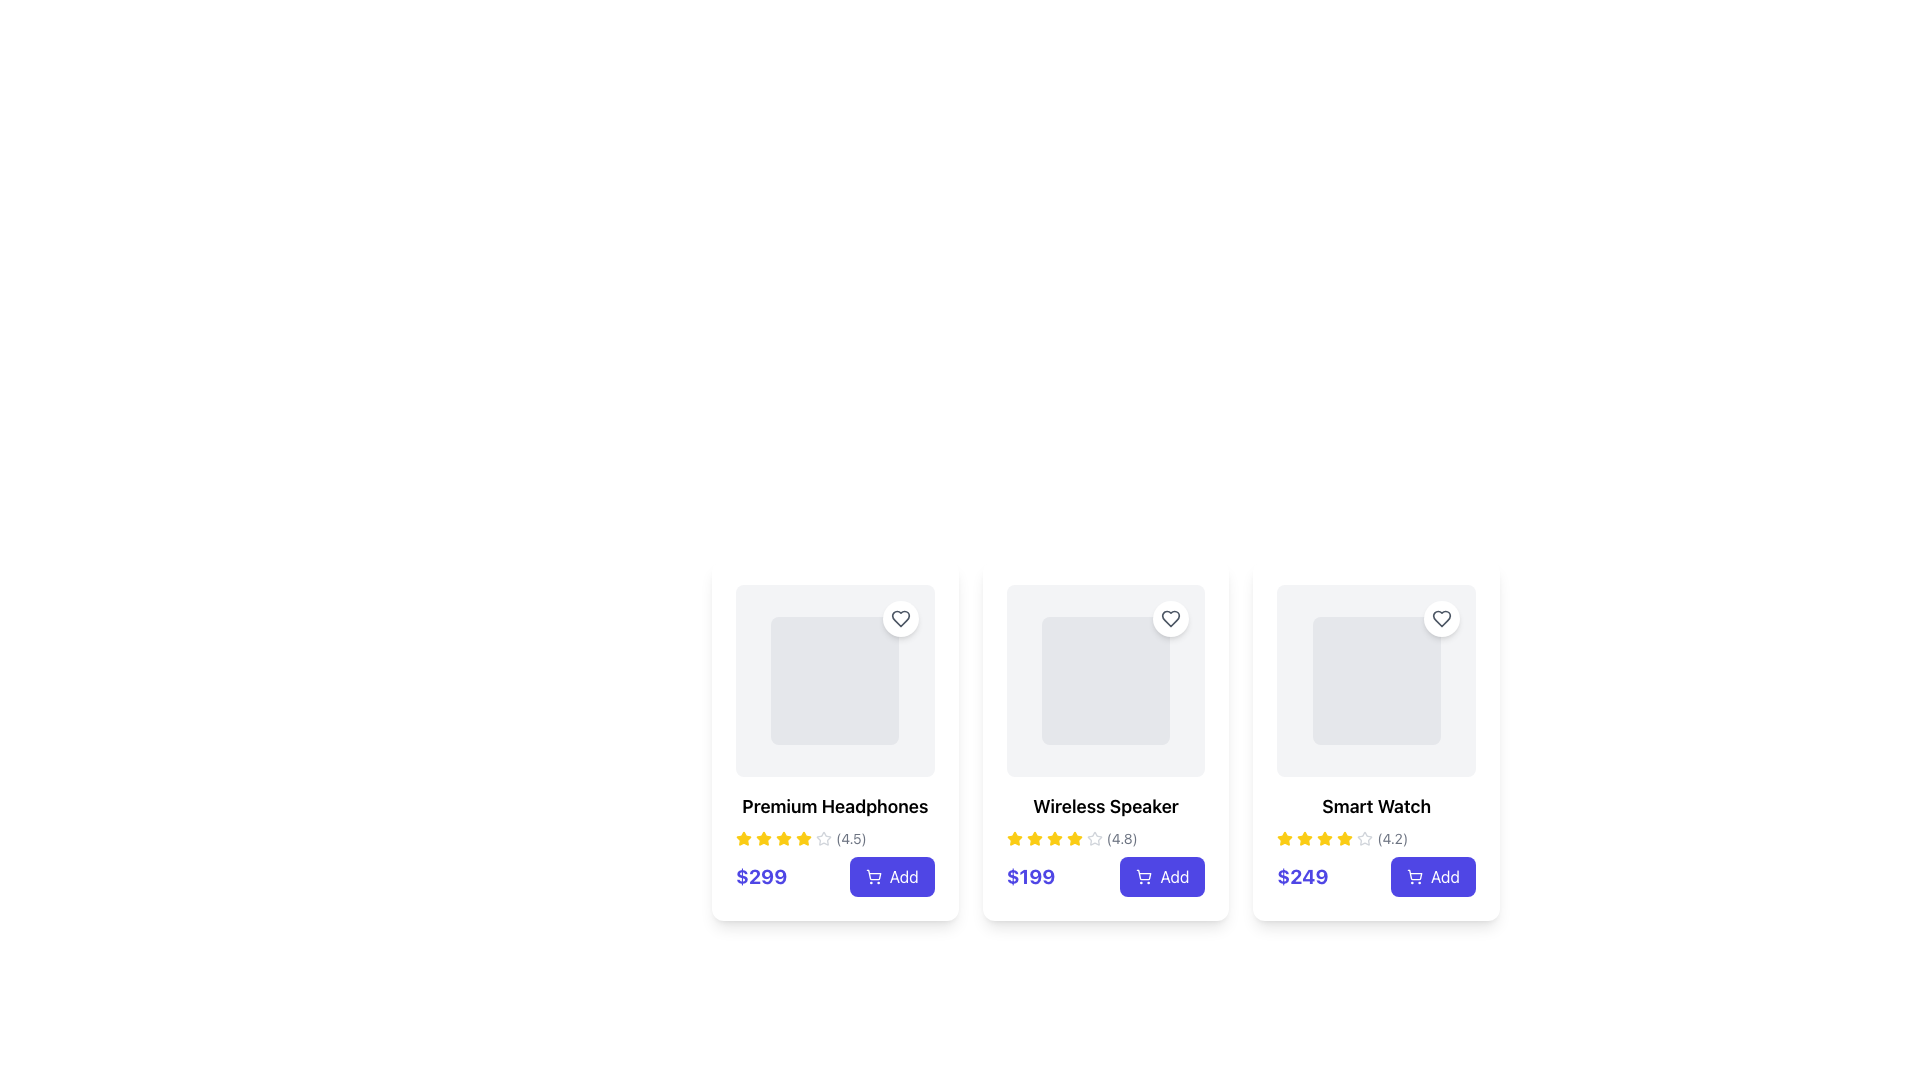 This screenshot has height=1080, width=1920. What do you see at coordinates (1364, 839) in the screenshot?
I see `the fifth unfilled star icon in the rating system located below 'Smart Watch' and above the rating '(4.2)' and price '$249'` at bounding box center [1364, 839].